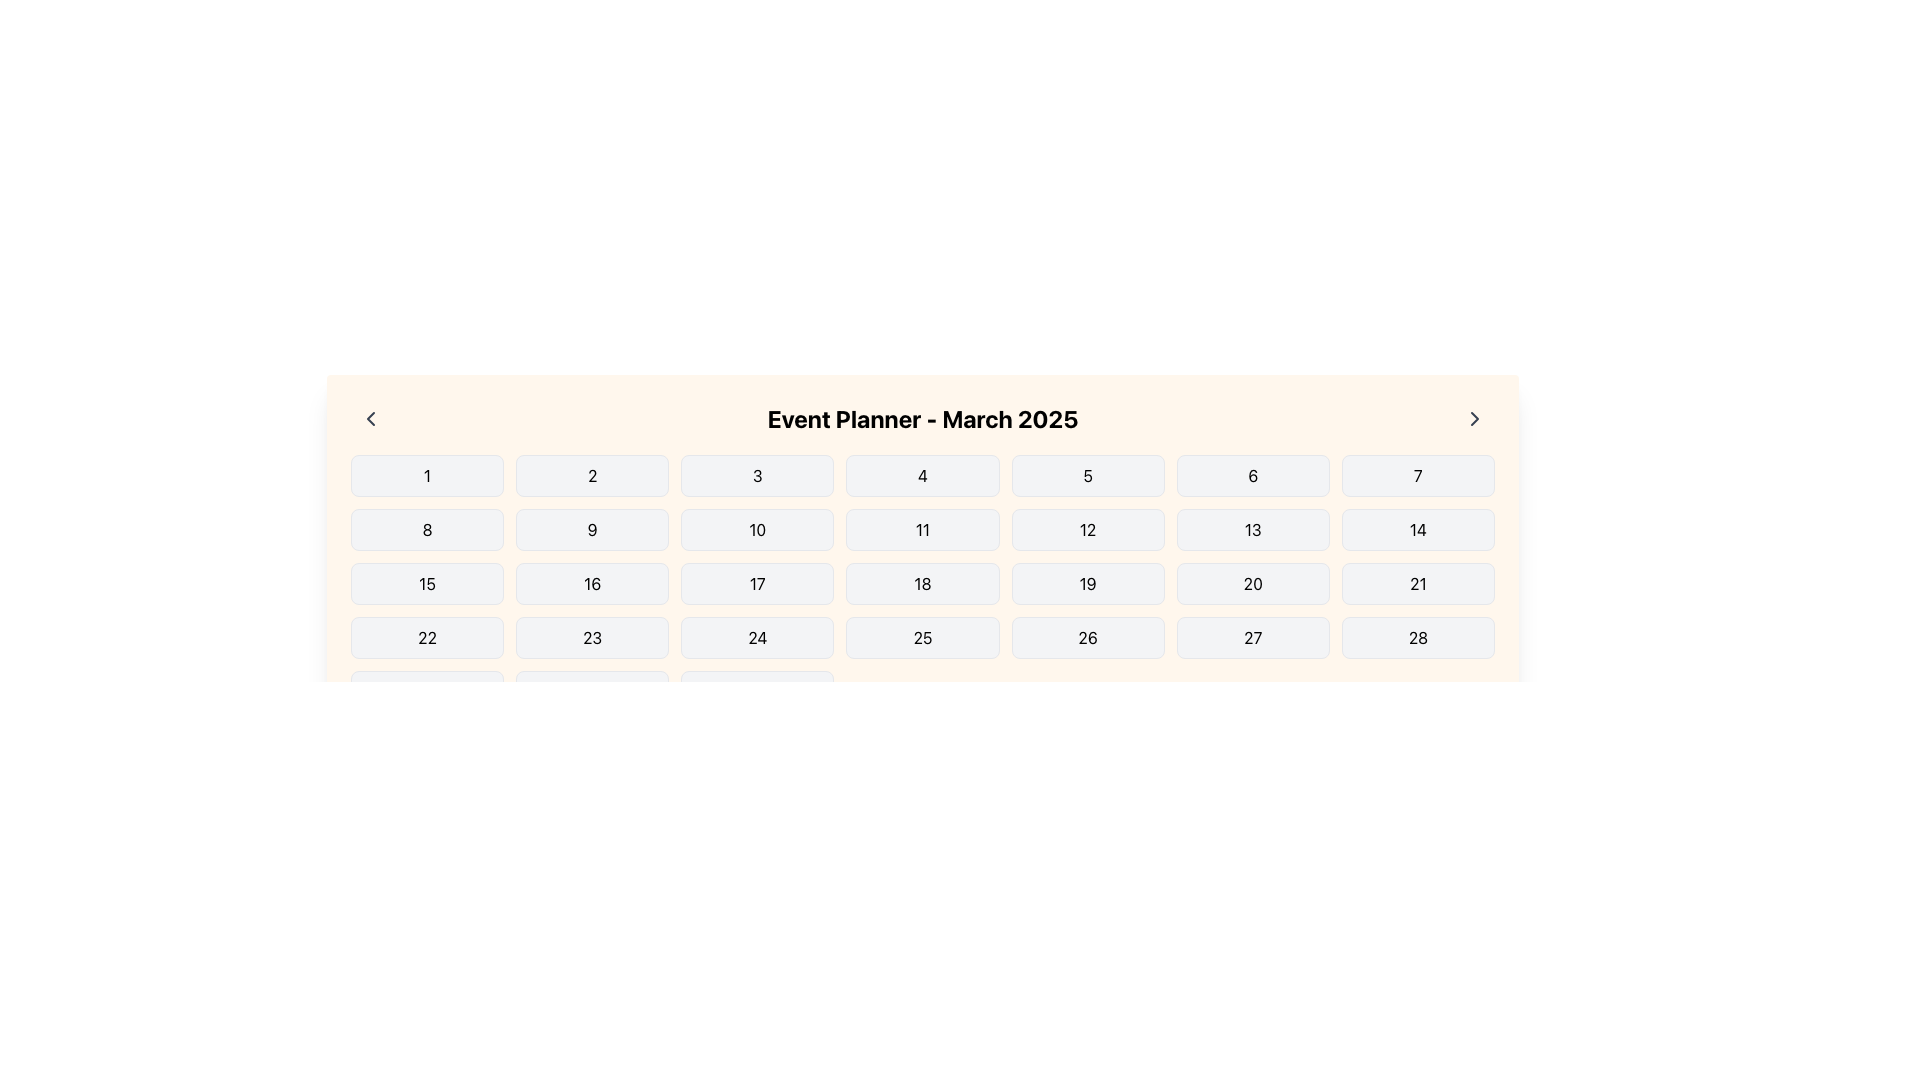 Image resolution: width=1920 pixels, height=1080 pixels. Describe the element at coordinates (921, 637) in the screenshot. I see `the rectangular button with a gray background and the number '25' in black text` at that location.